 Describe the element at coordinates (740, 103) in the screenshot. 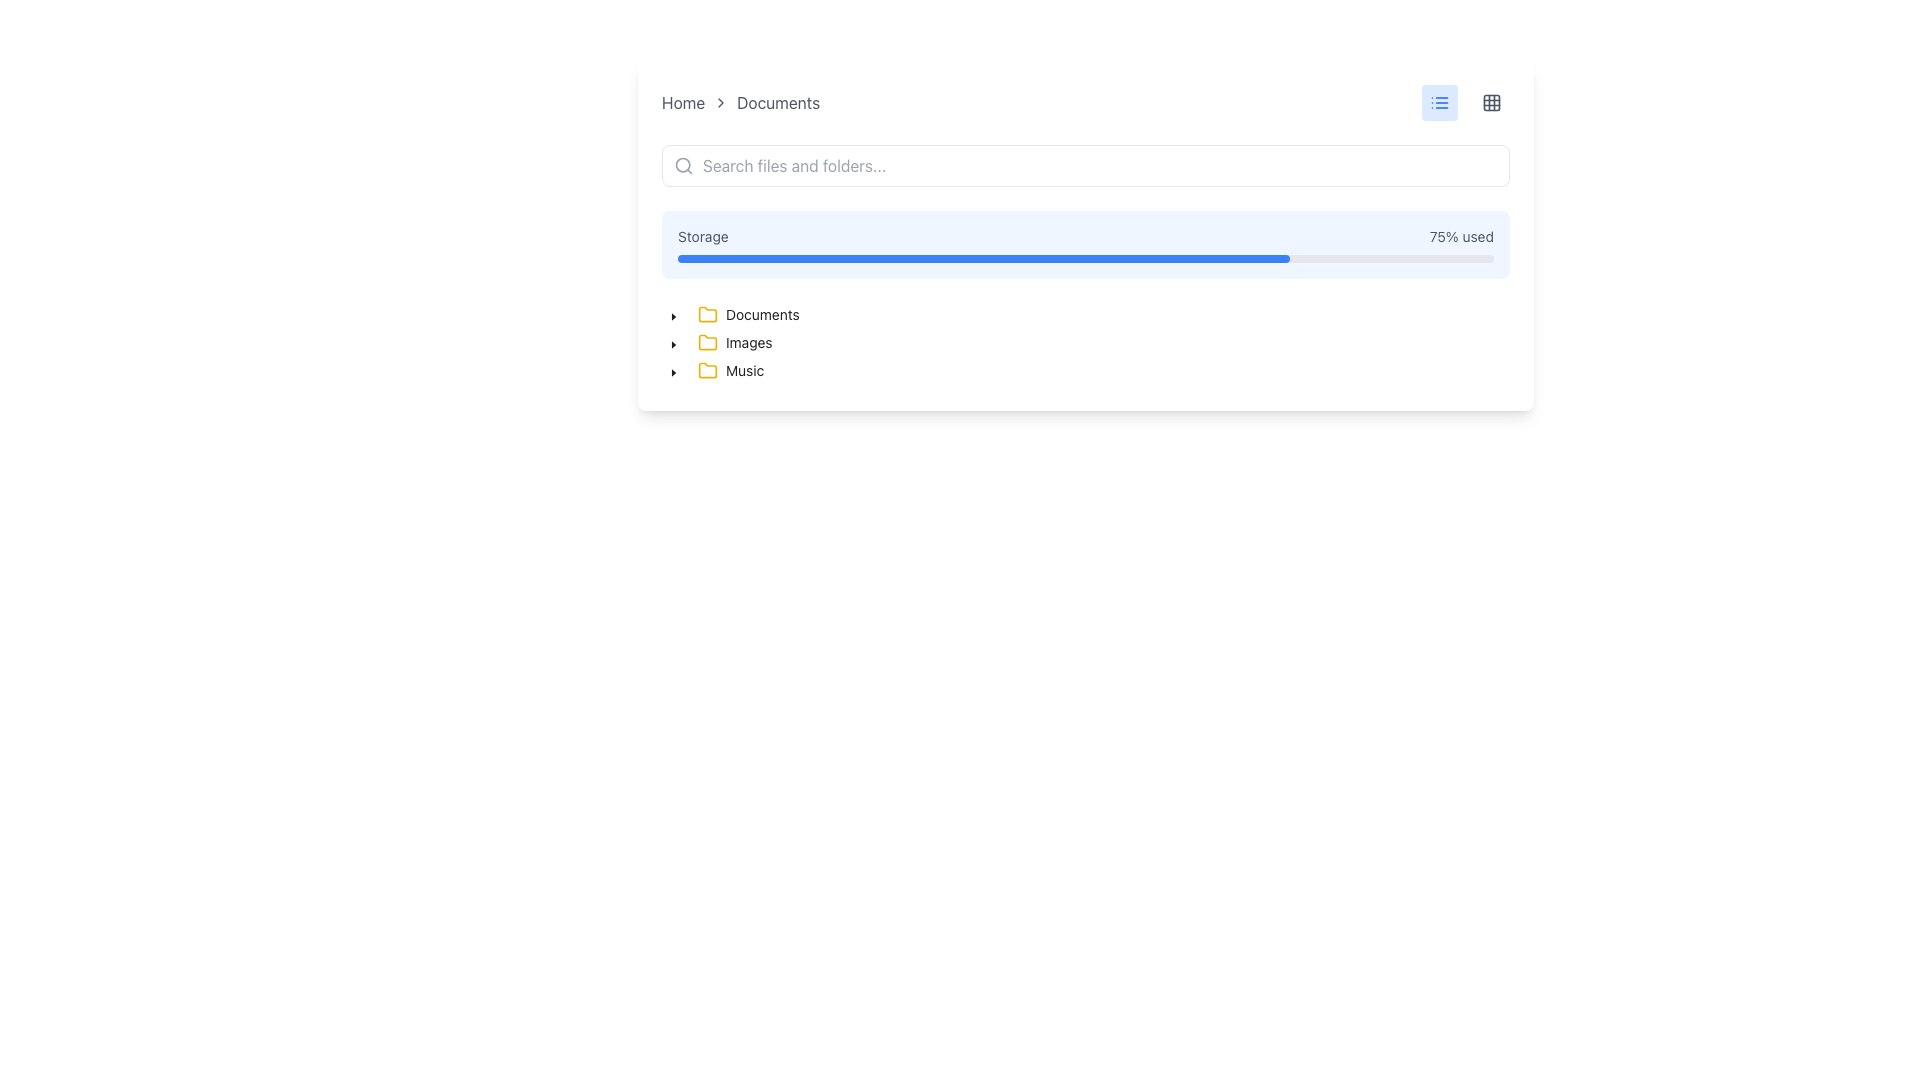

I see `the Breadcrumb navigation component consisting of 'Home' and 'Documents' text with a right chevron icon, positioned at the top-left corner of the interface` at that location.